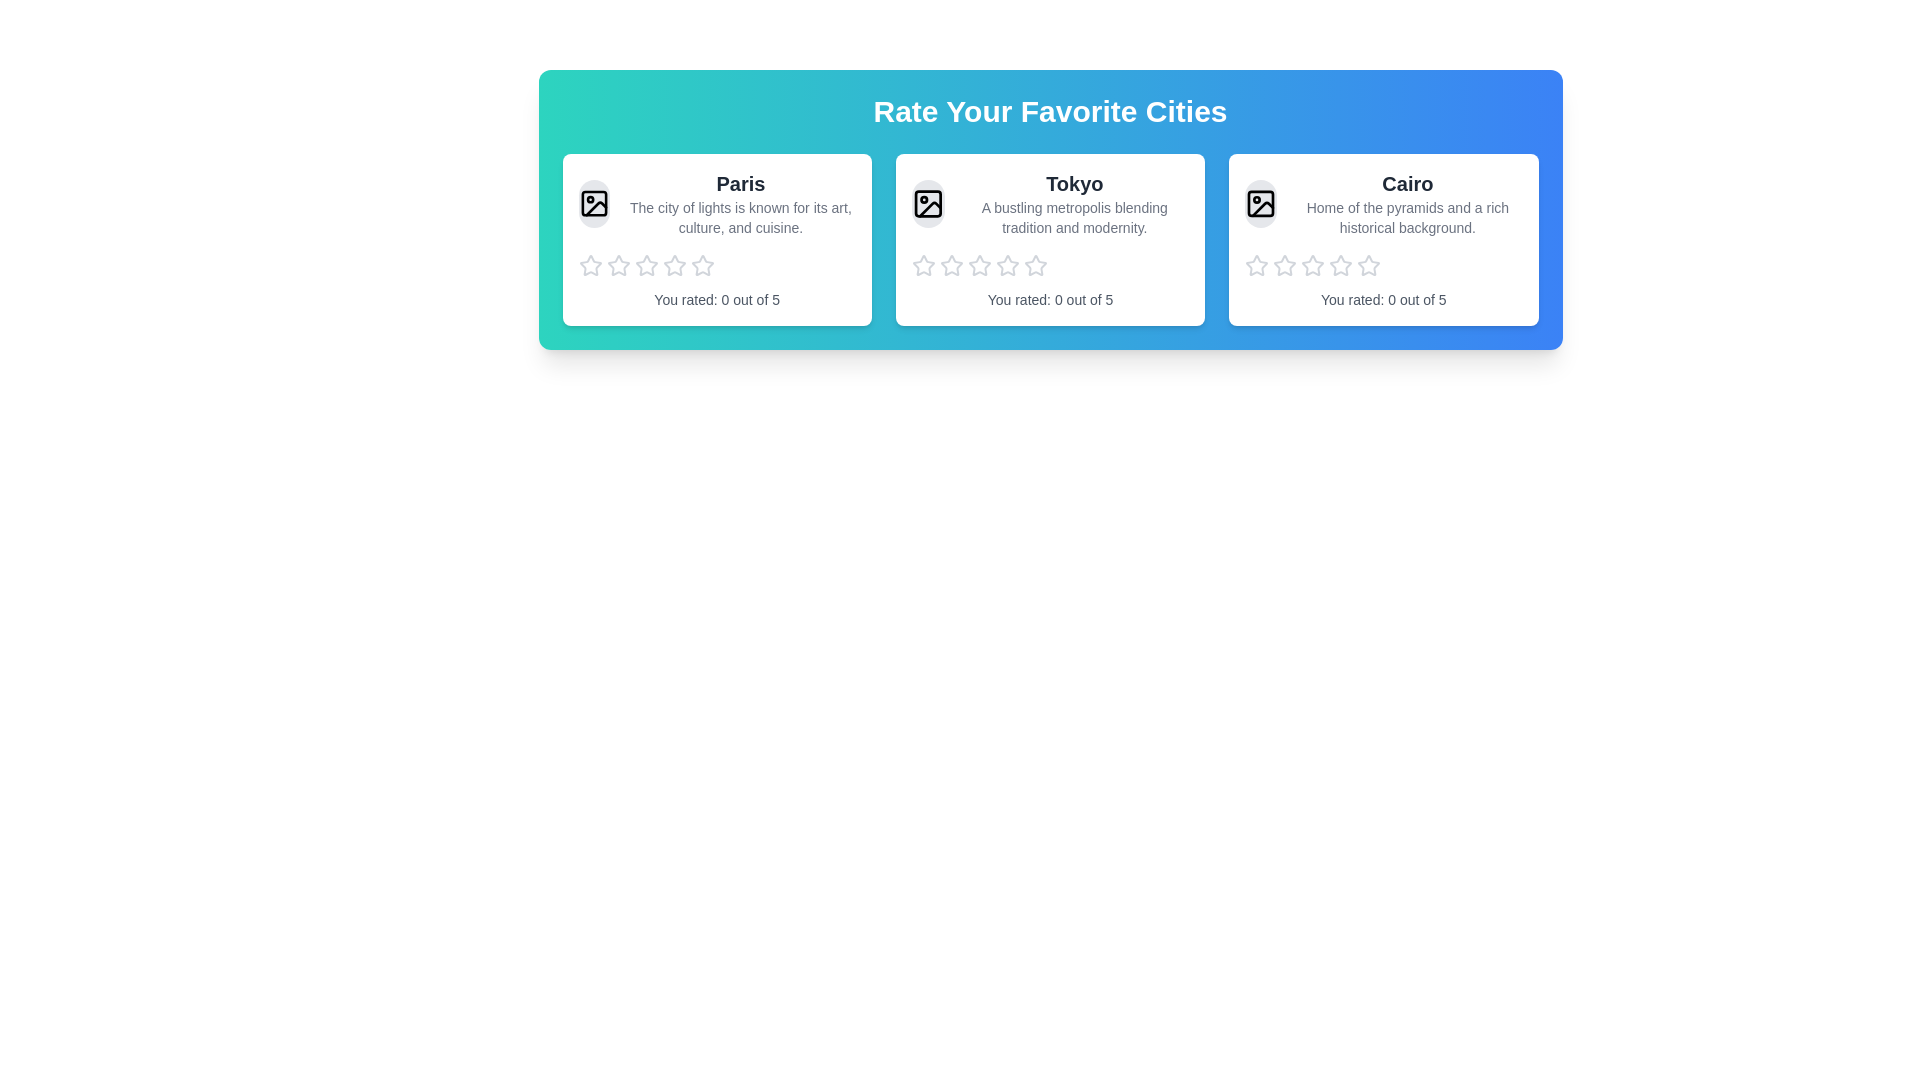 This screenshot has width=1920, height=1080. I want to click on the fifth star icon in the rating row below the card labeled 'Tokyo' to provide a five-star rating, so click(1035, 265).